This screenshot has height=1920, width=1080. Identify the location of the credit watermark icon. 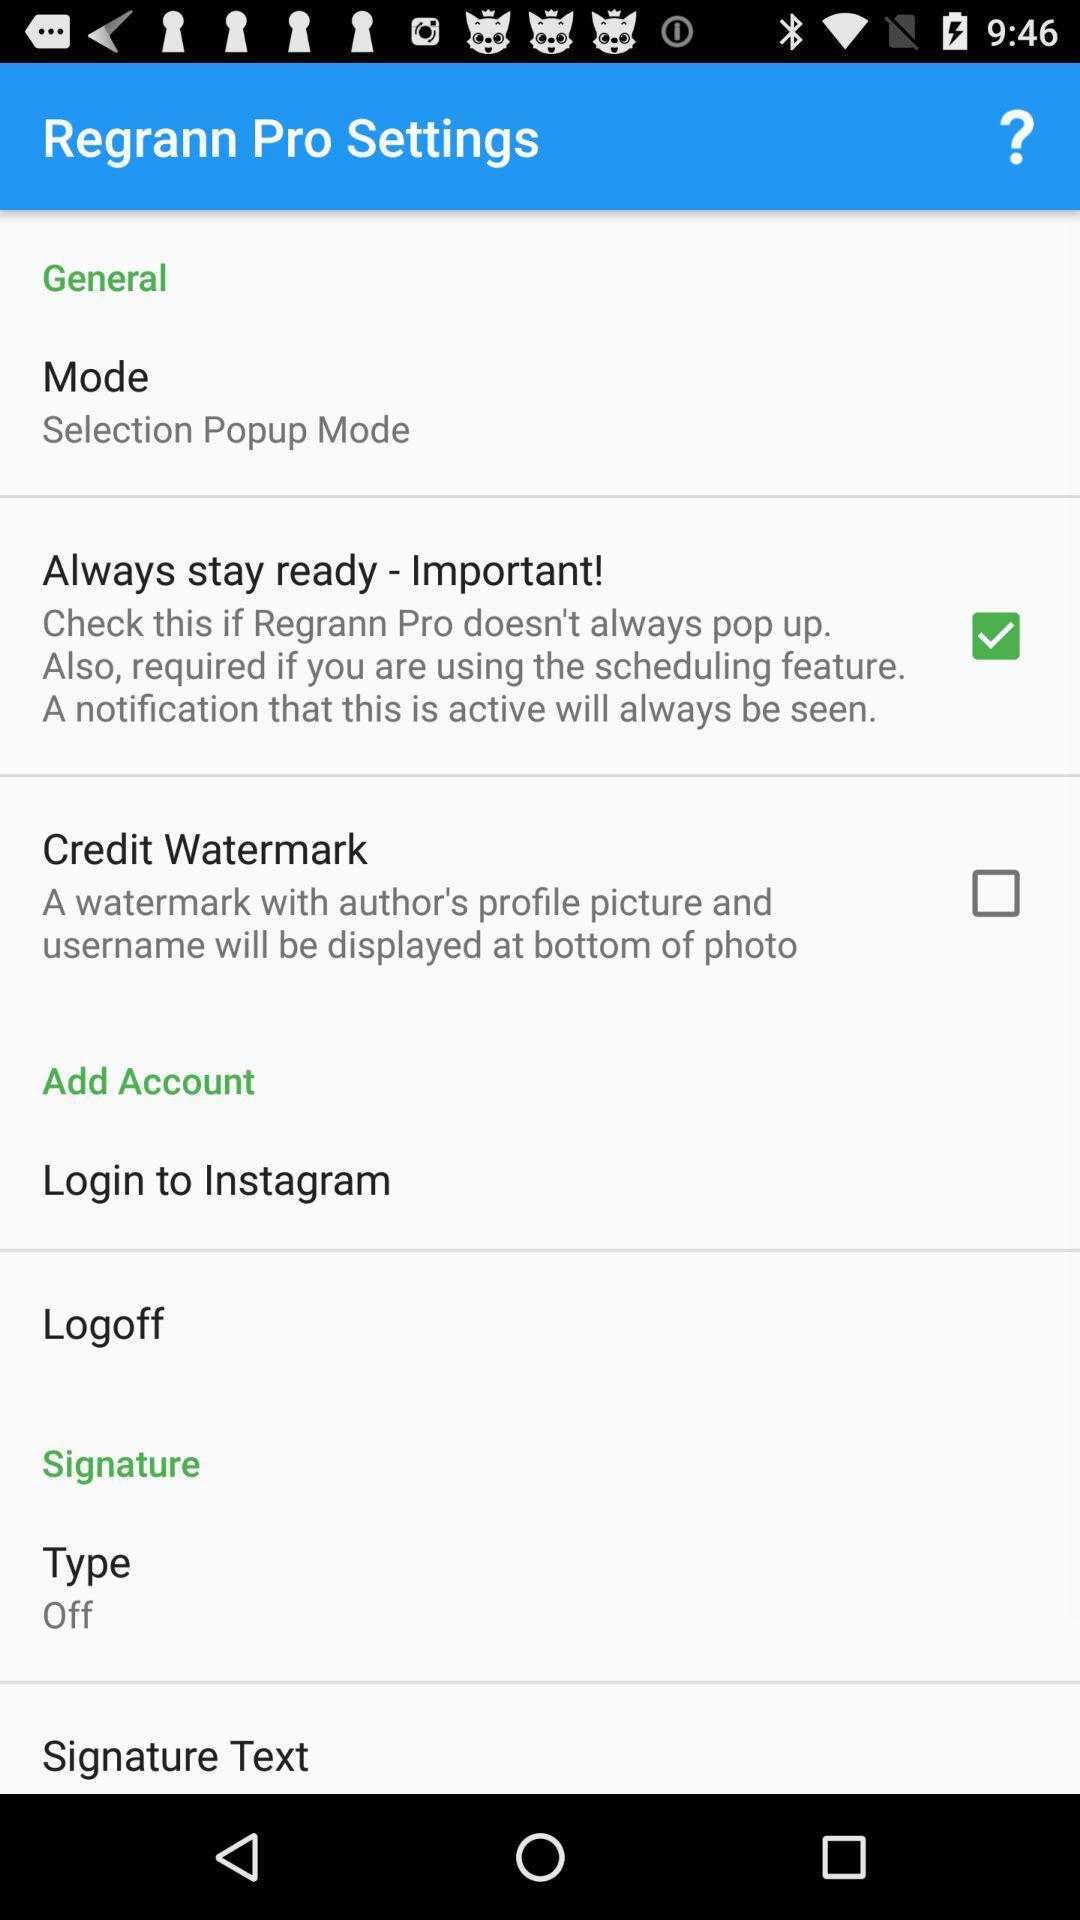
(204, 847).